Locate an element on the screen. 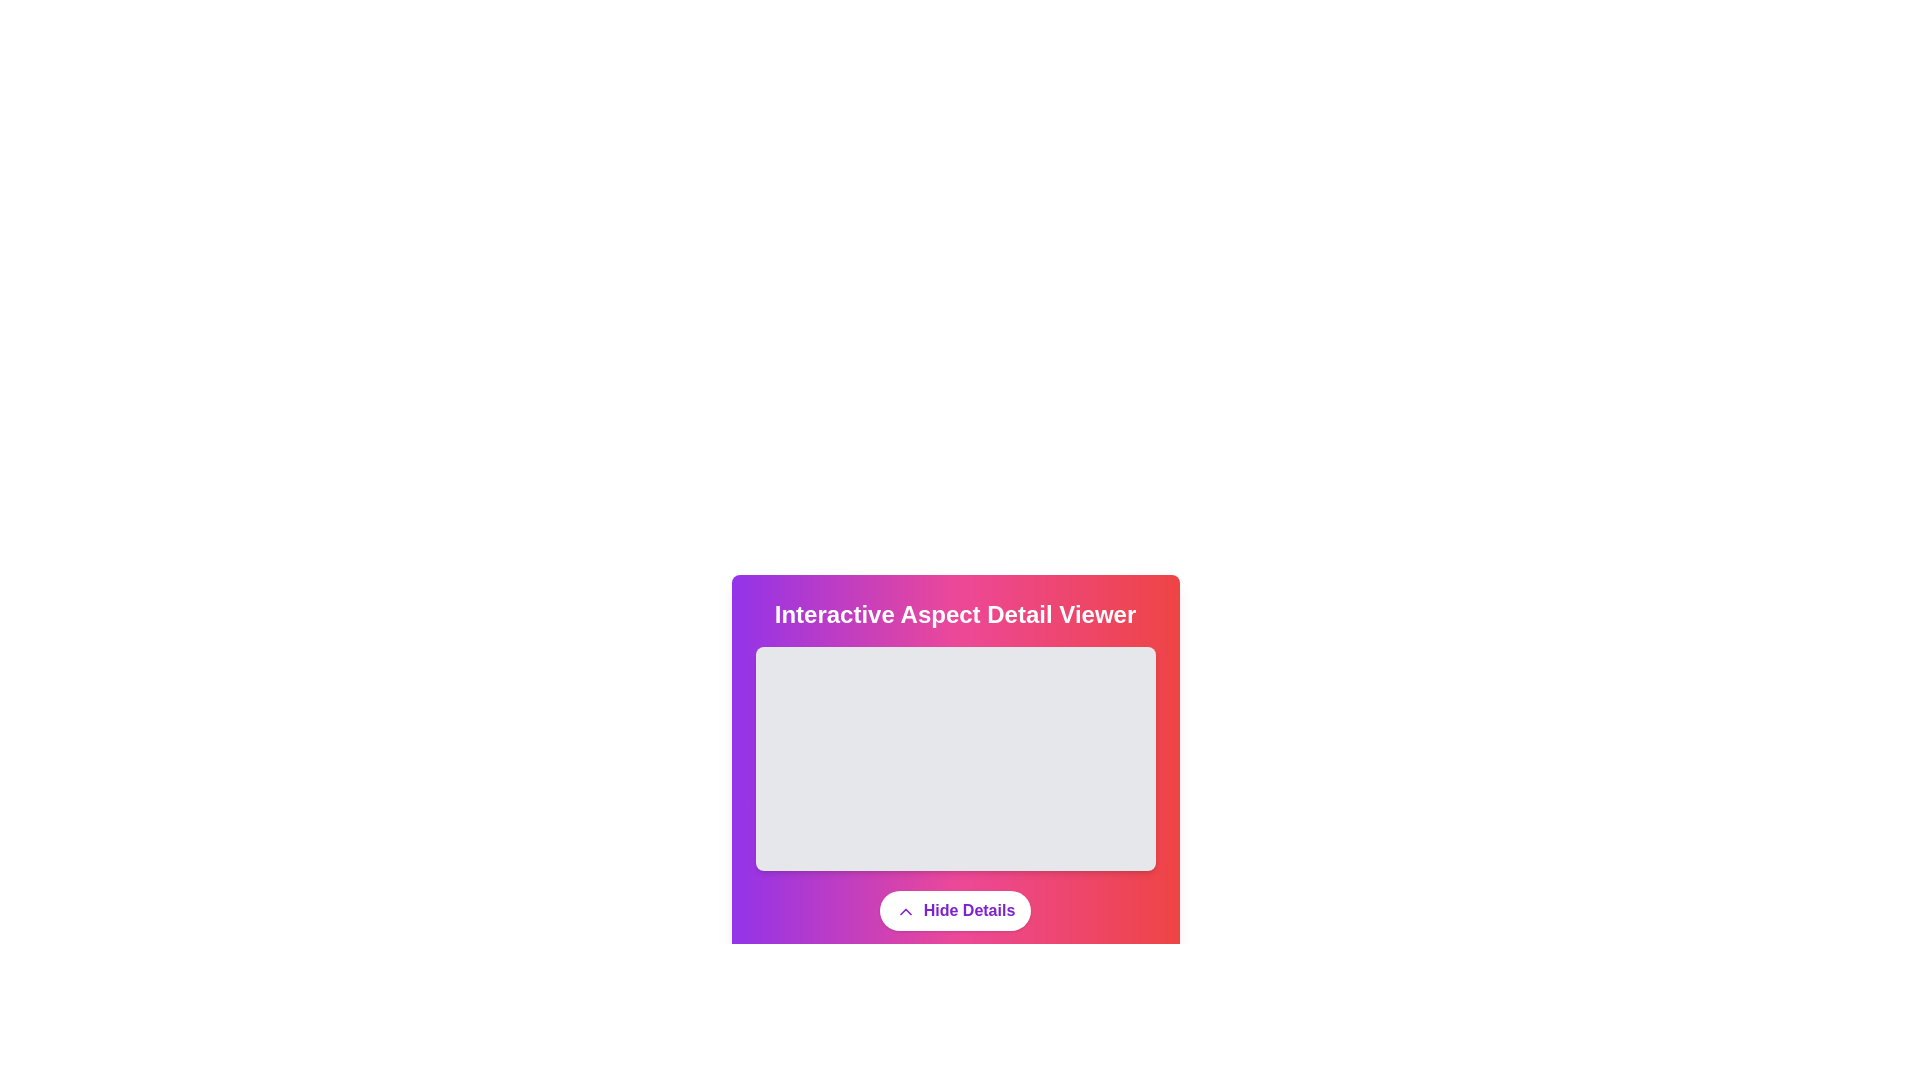 The image size is (1920, 1080). the small purple chevron-shaped SVG icon pointing upwards located to the left of the 'Hide Details' button label text is located at coordinates (904, 911).